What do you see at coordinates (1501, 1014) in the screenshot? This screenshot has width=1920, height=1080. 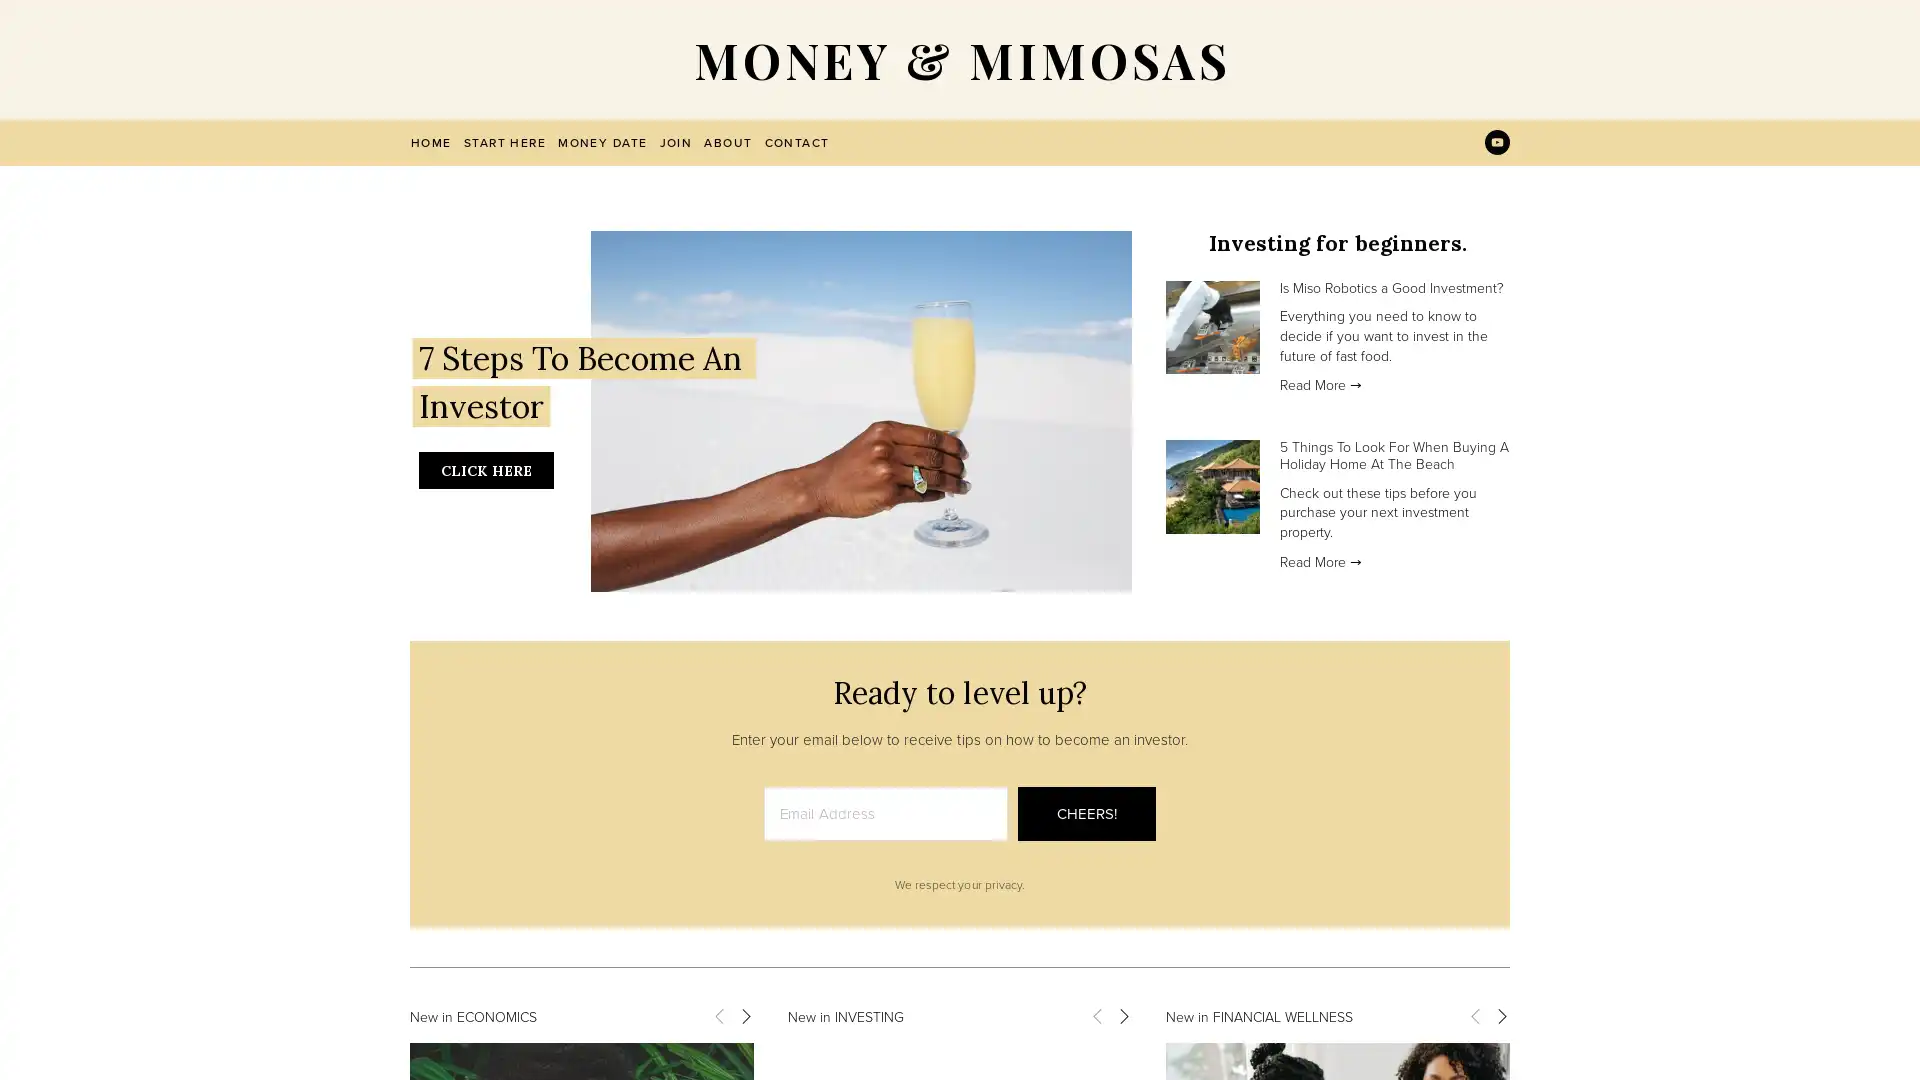 I see `Next` at bounding box center [1501, 1014].